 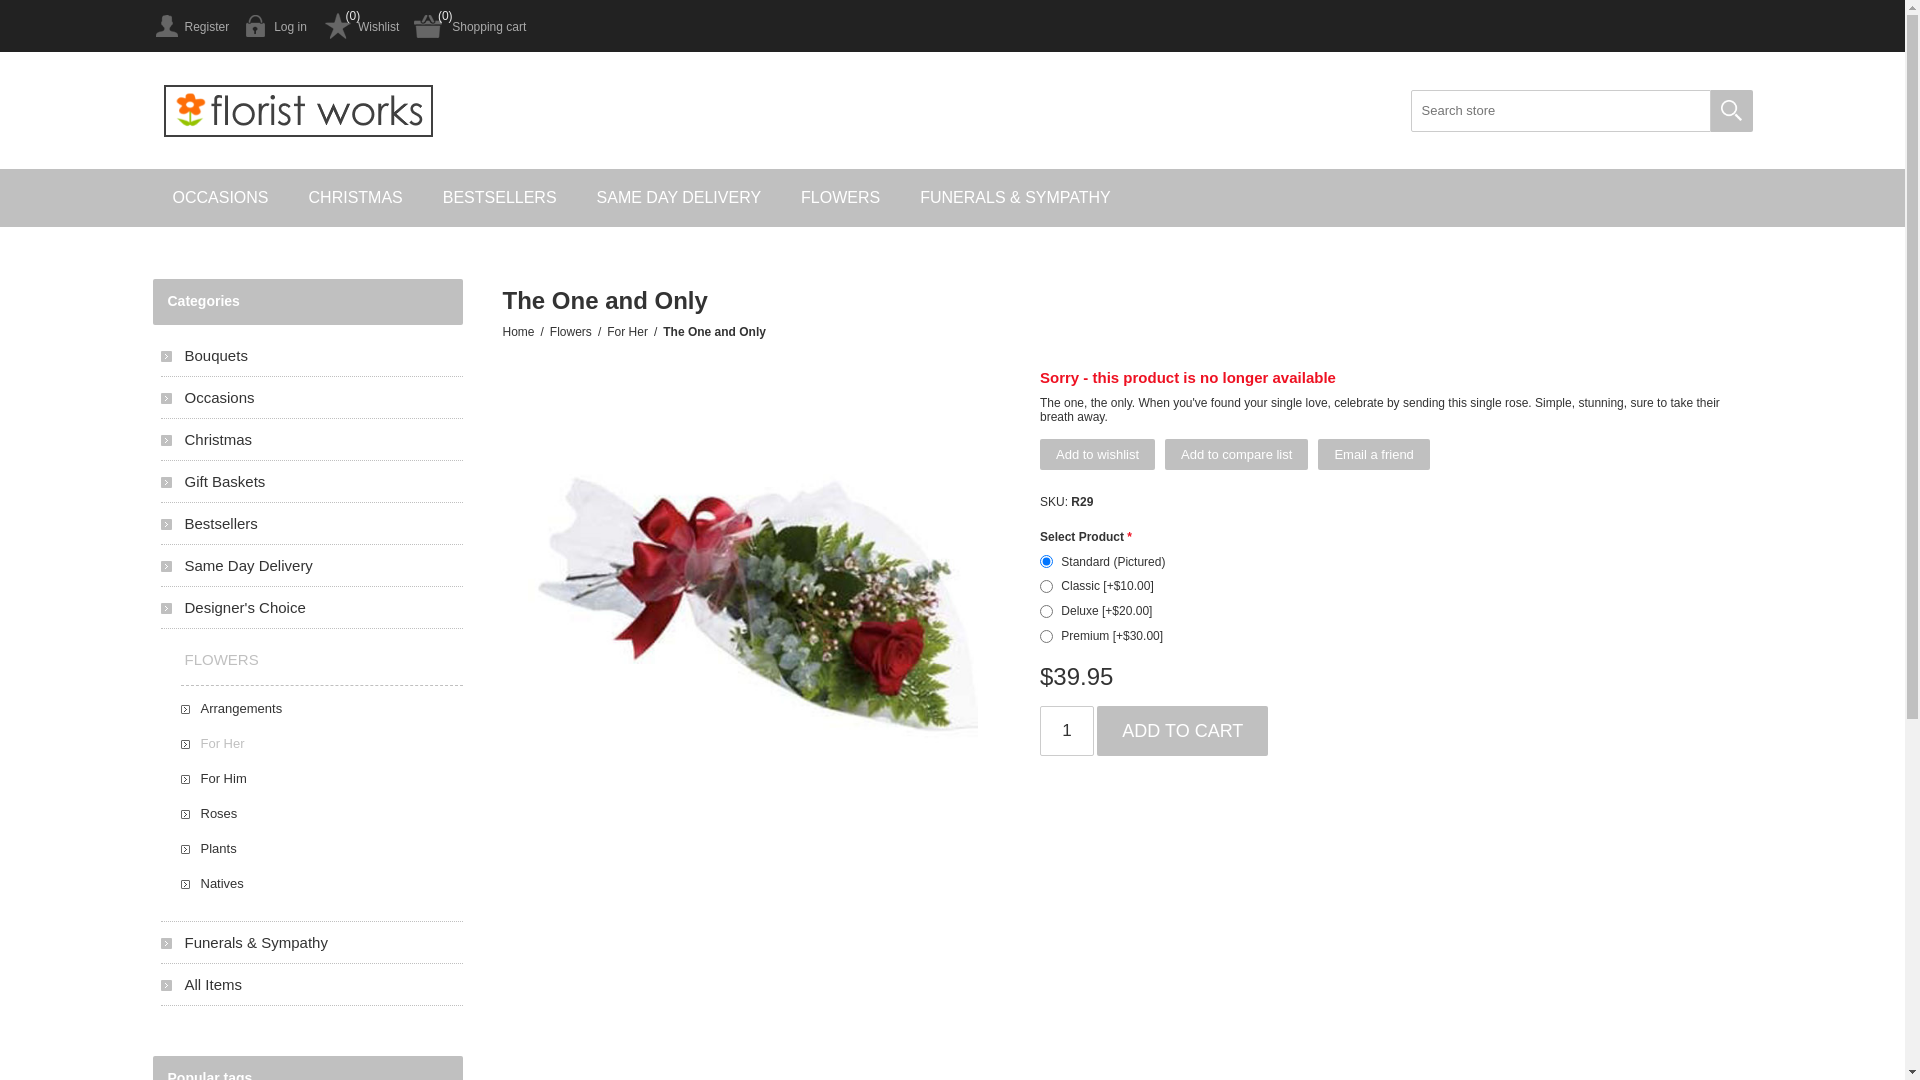 I want to click on 'Occasions', so click(x=310, y=397).